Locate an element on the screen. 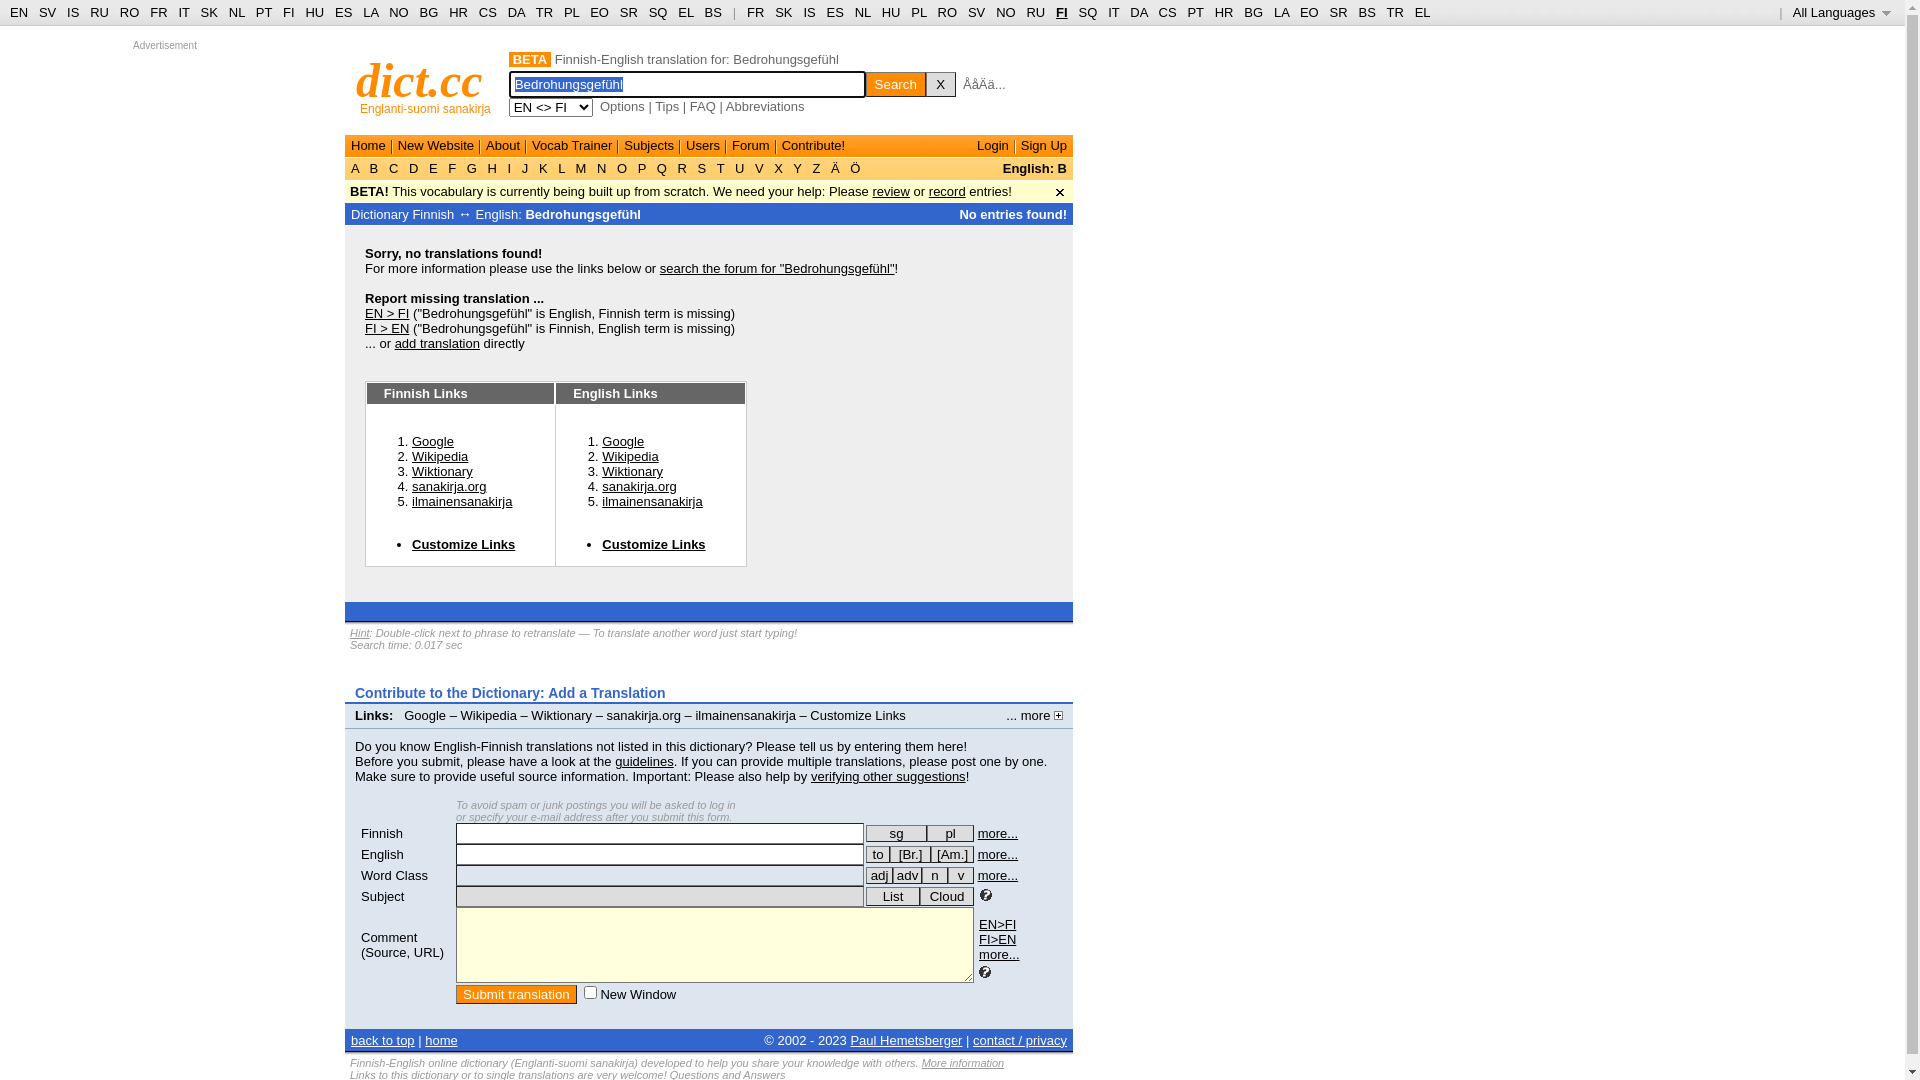 The width and height of the screenshot is (1920, 1080). 'More information' is located at coordinates (920, 1062).